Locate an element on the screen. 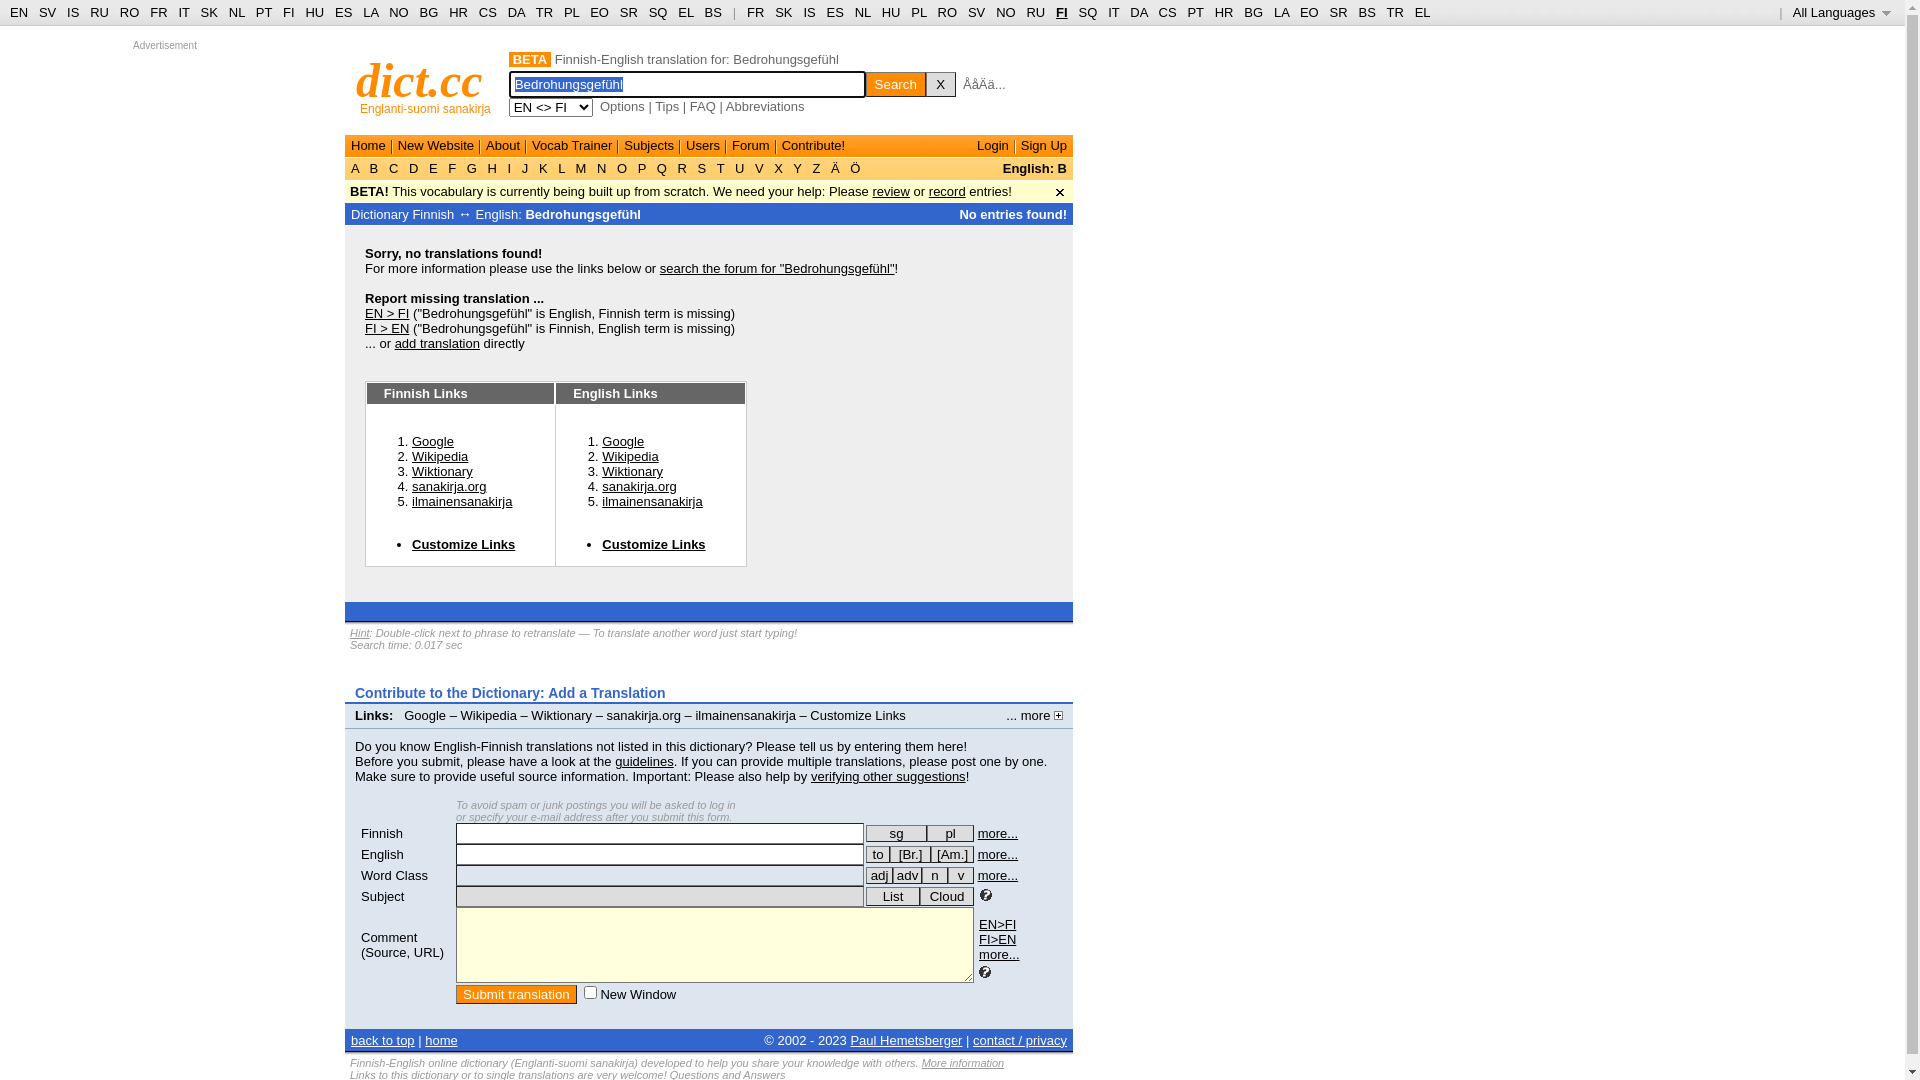 The width and height of the screenshot is (1920, 1080). 'More information' is located at coordinates (920, 1062).